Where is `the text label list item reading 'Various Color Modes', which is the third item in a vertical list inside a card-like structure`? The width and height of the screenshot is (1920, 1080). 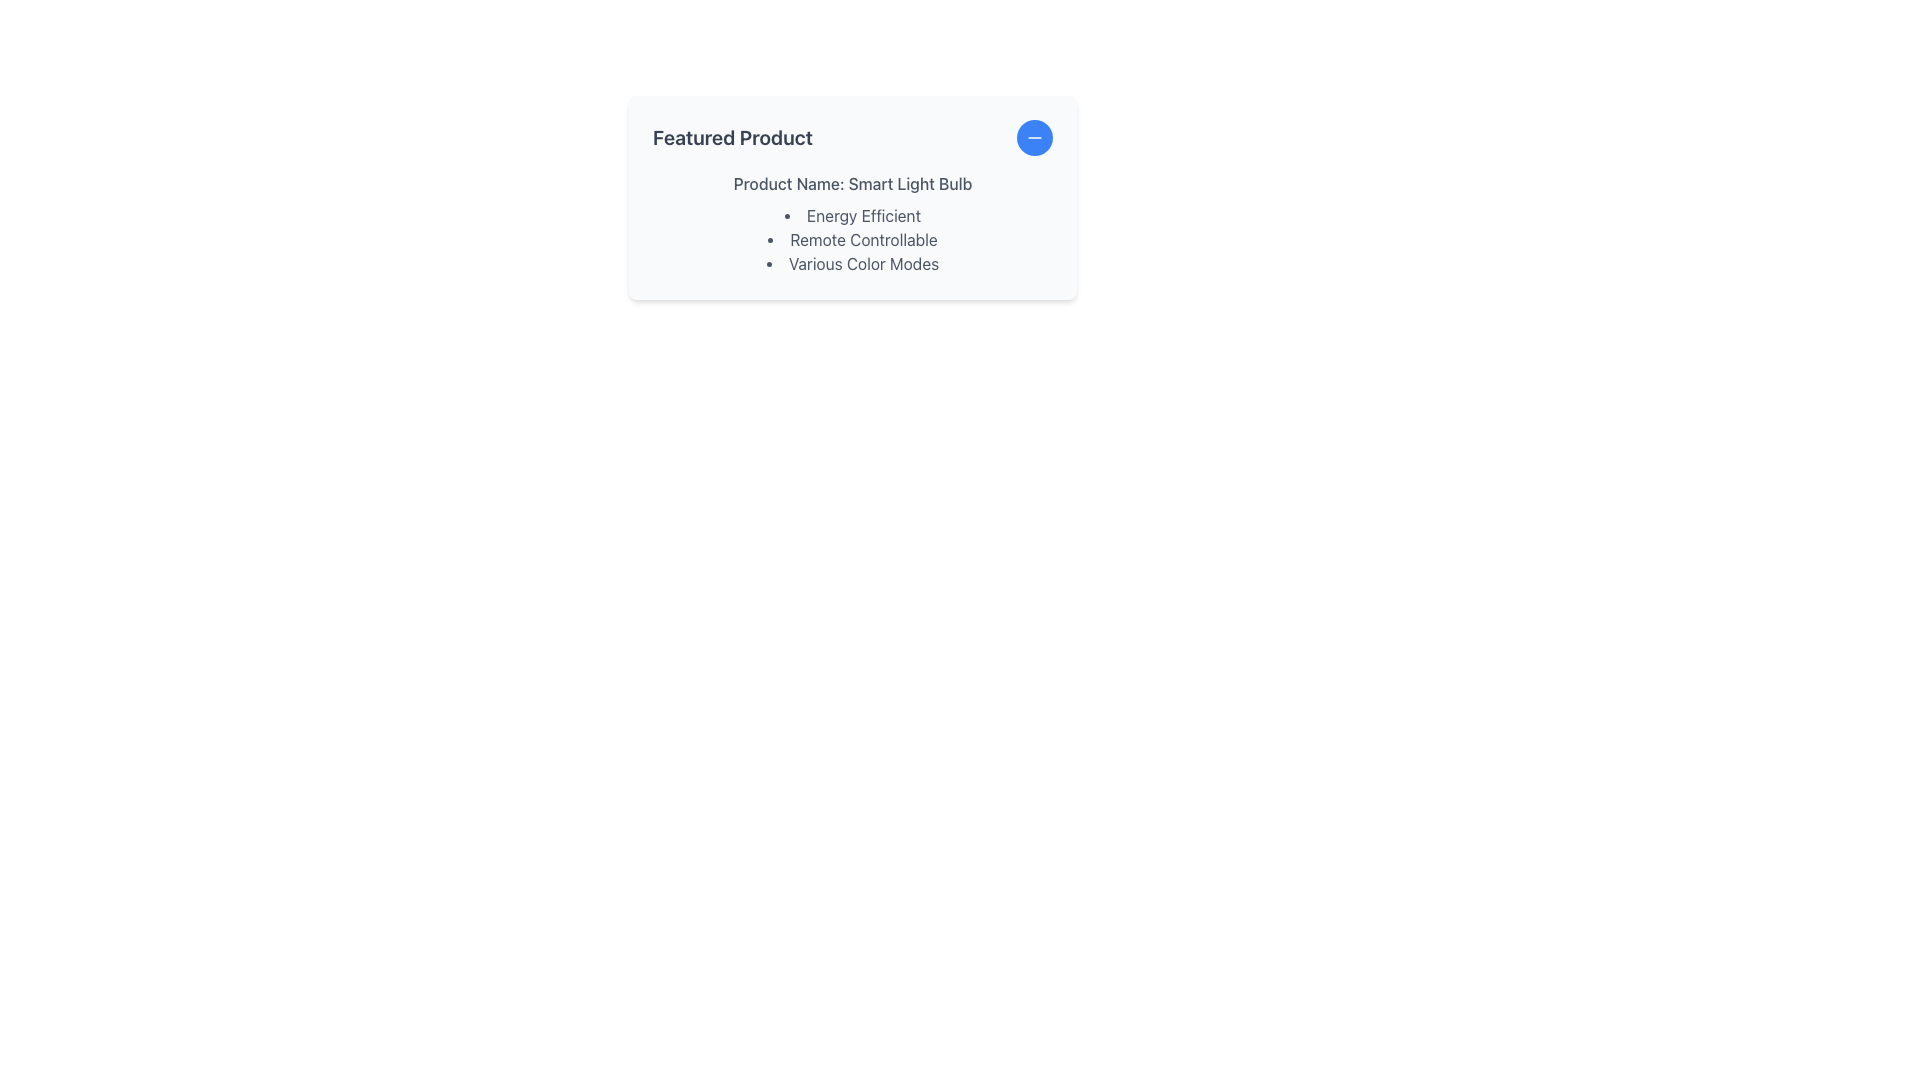
the text label list item reading 'Various Color Modes', which is the third item in a vertical list inside a card-like structure is located at coordinates (853, 262).